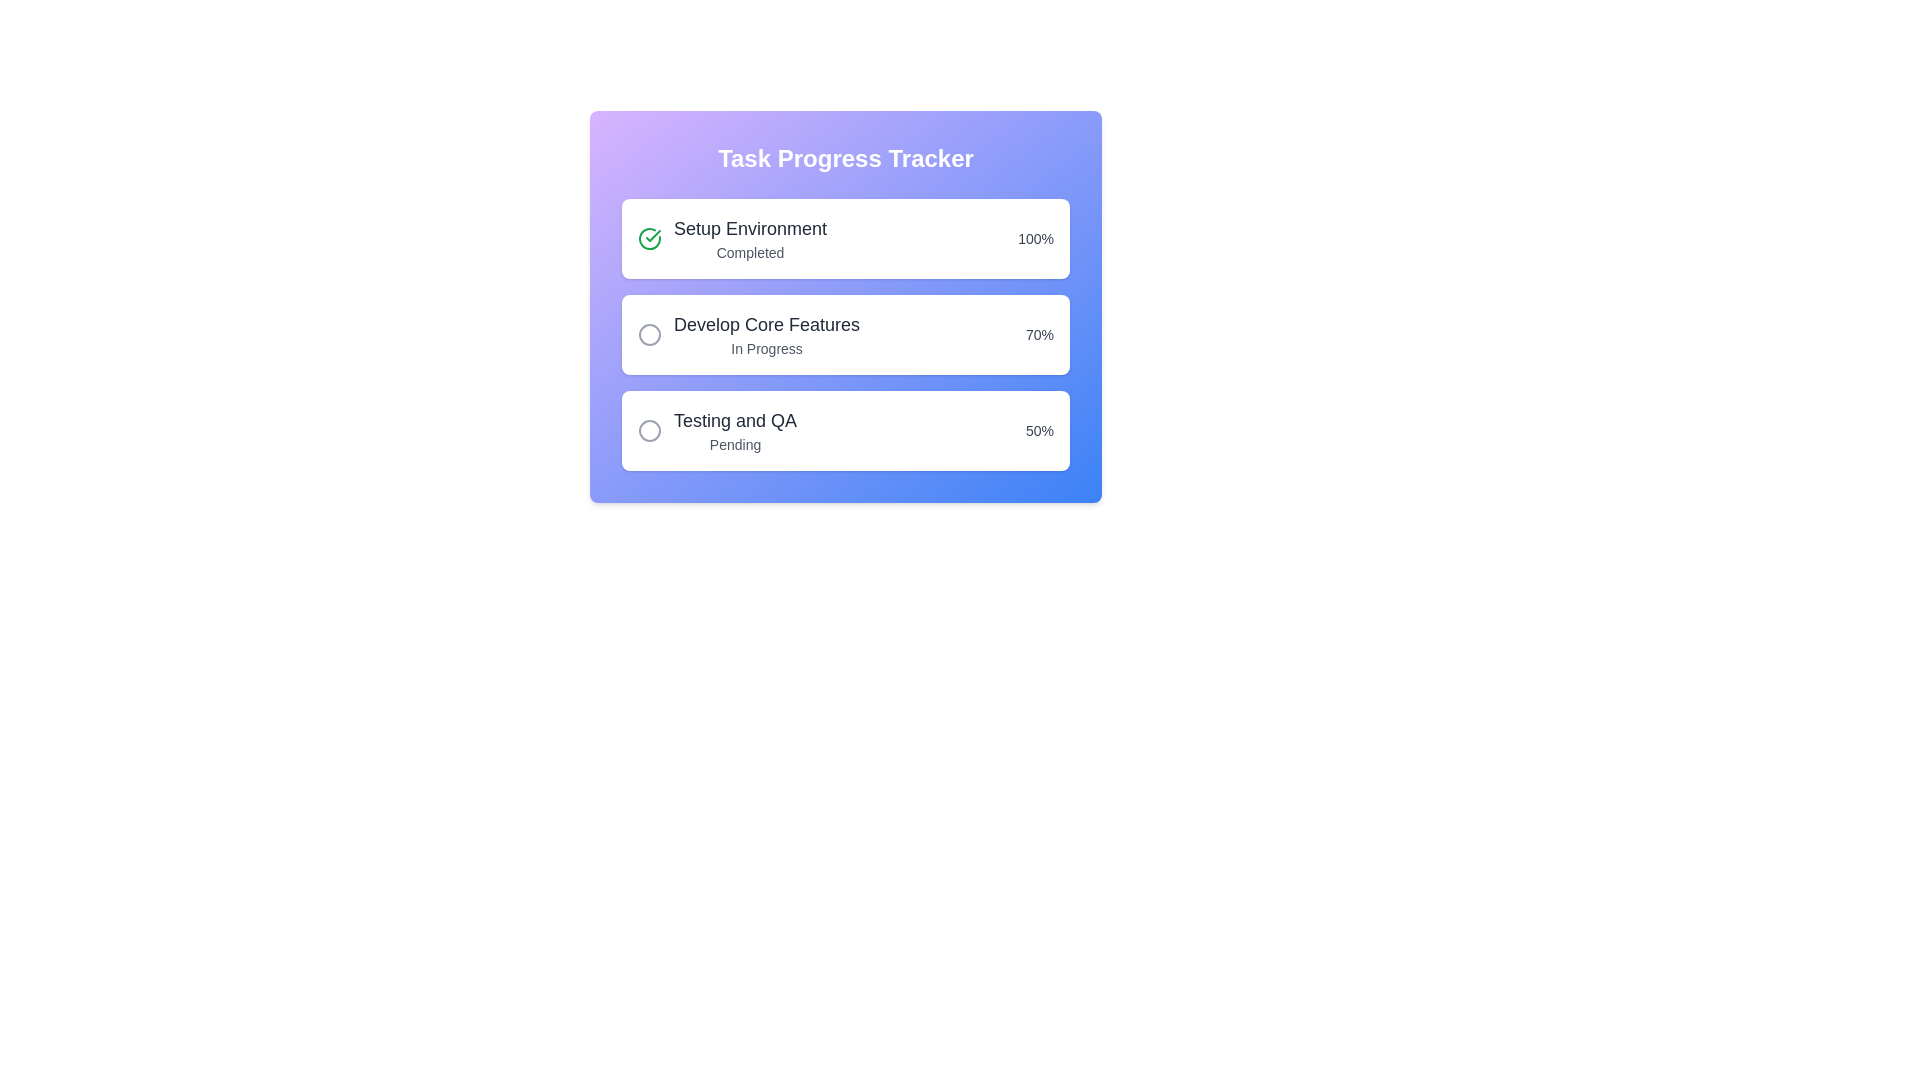 Image resolution: width=1920 pixels, height=1080 pixels. I want to click on the heading text that displays 'Task Progress Tracker', which is located at the upper section of the card with a gradient background, so click(845, 157).